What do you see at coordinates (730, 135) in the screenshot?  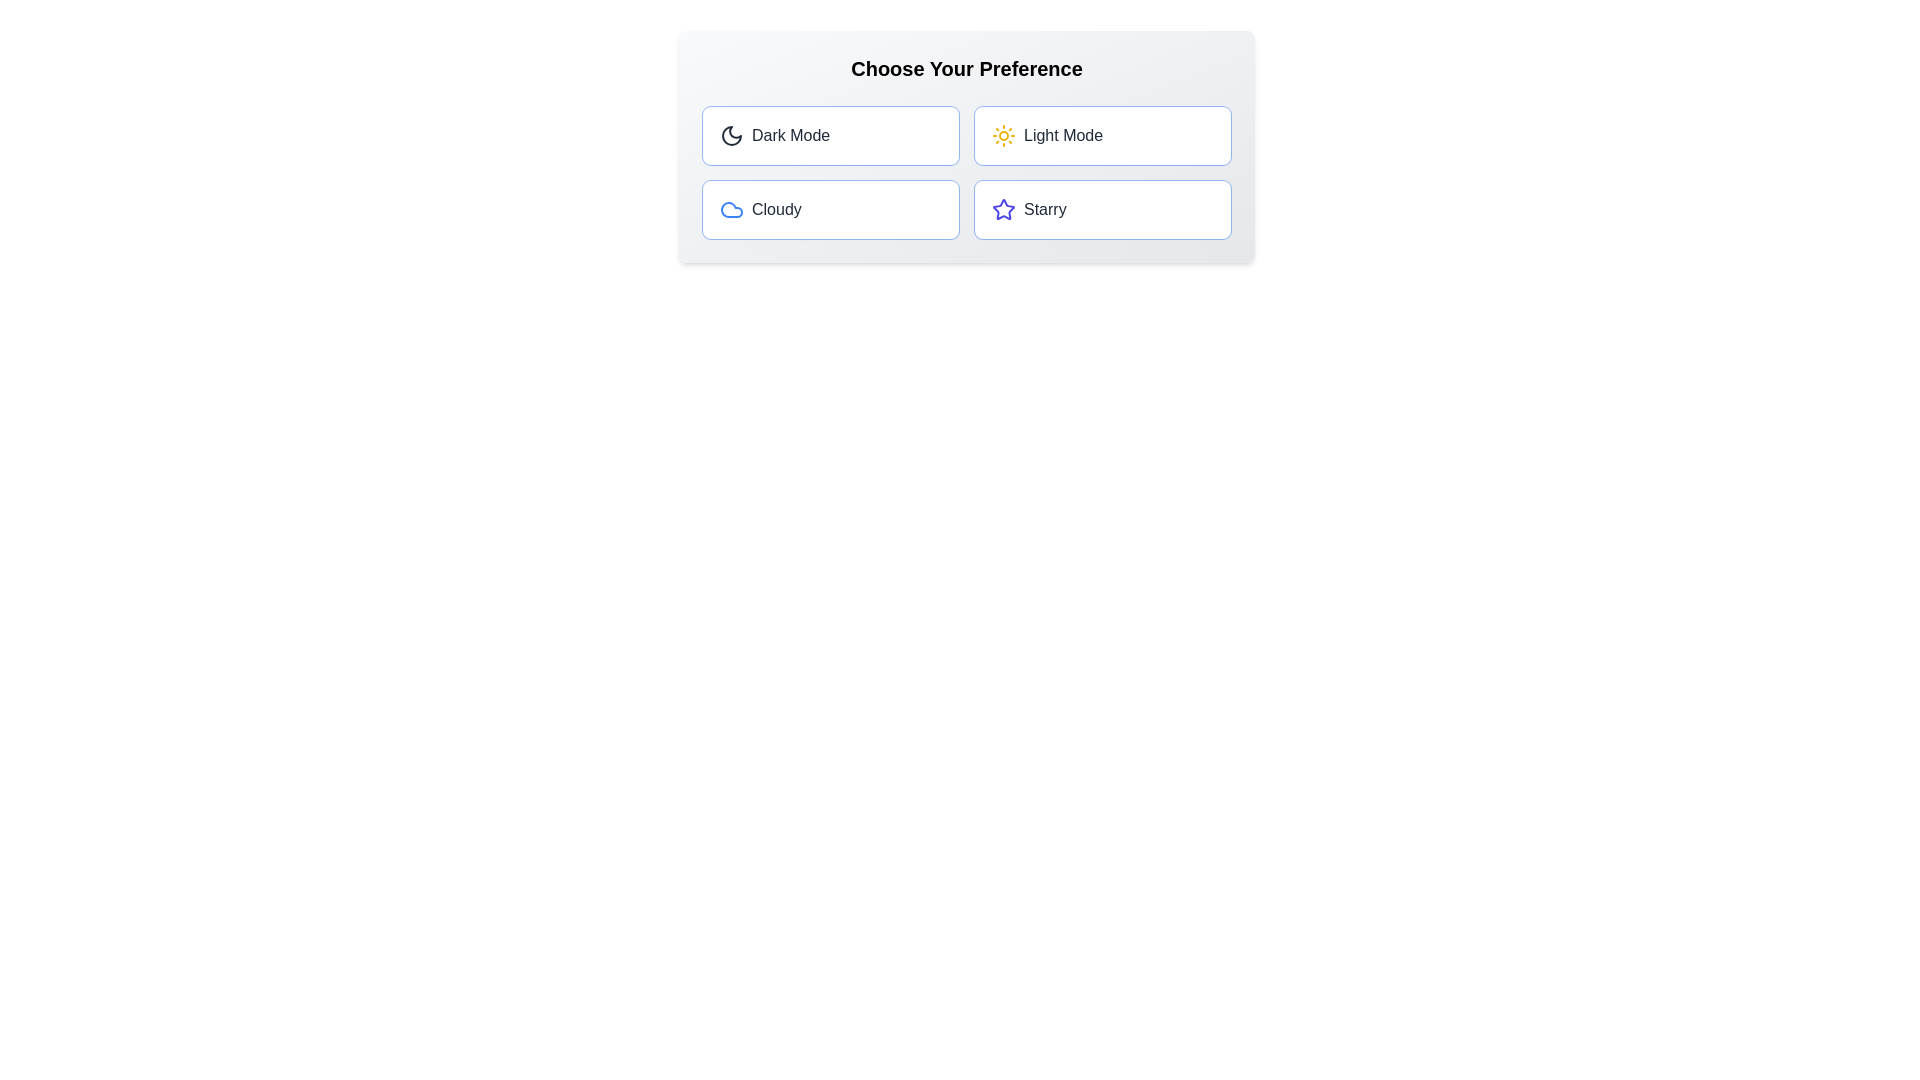 I see `the dark gray crescent moon icon representing the 'Dark Mode' theme` at bounding box center [730, 135].